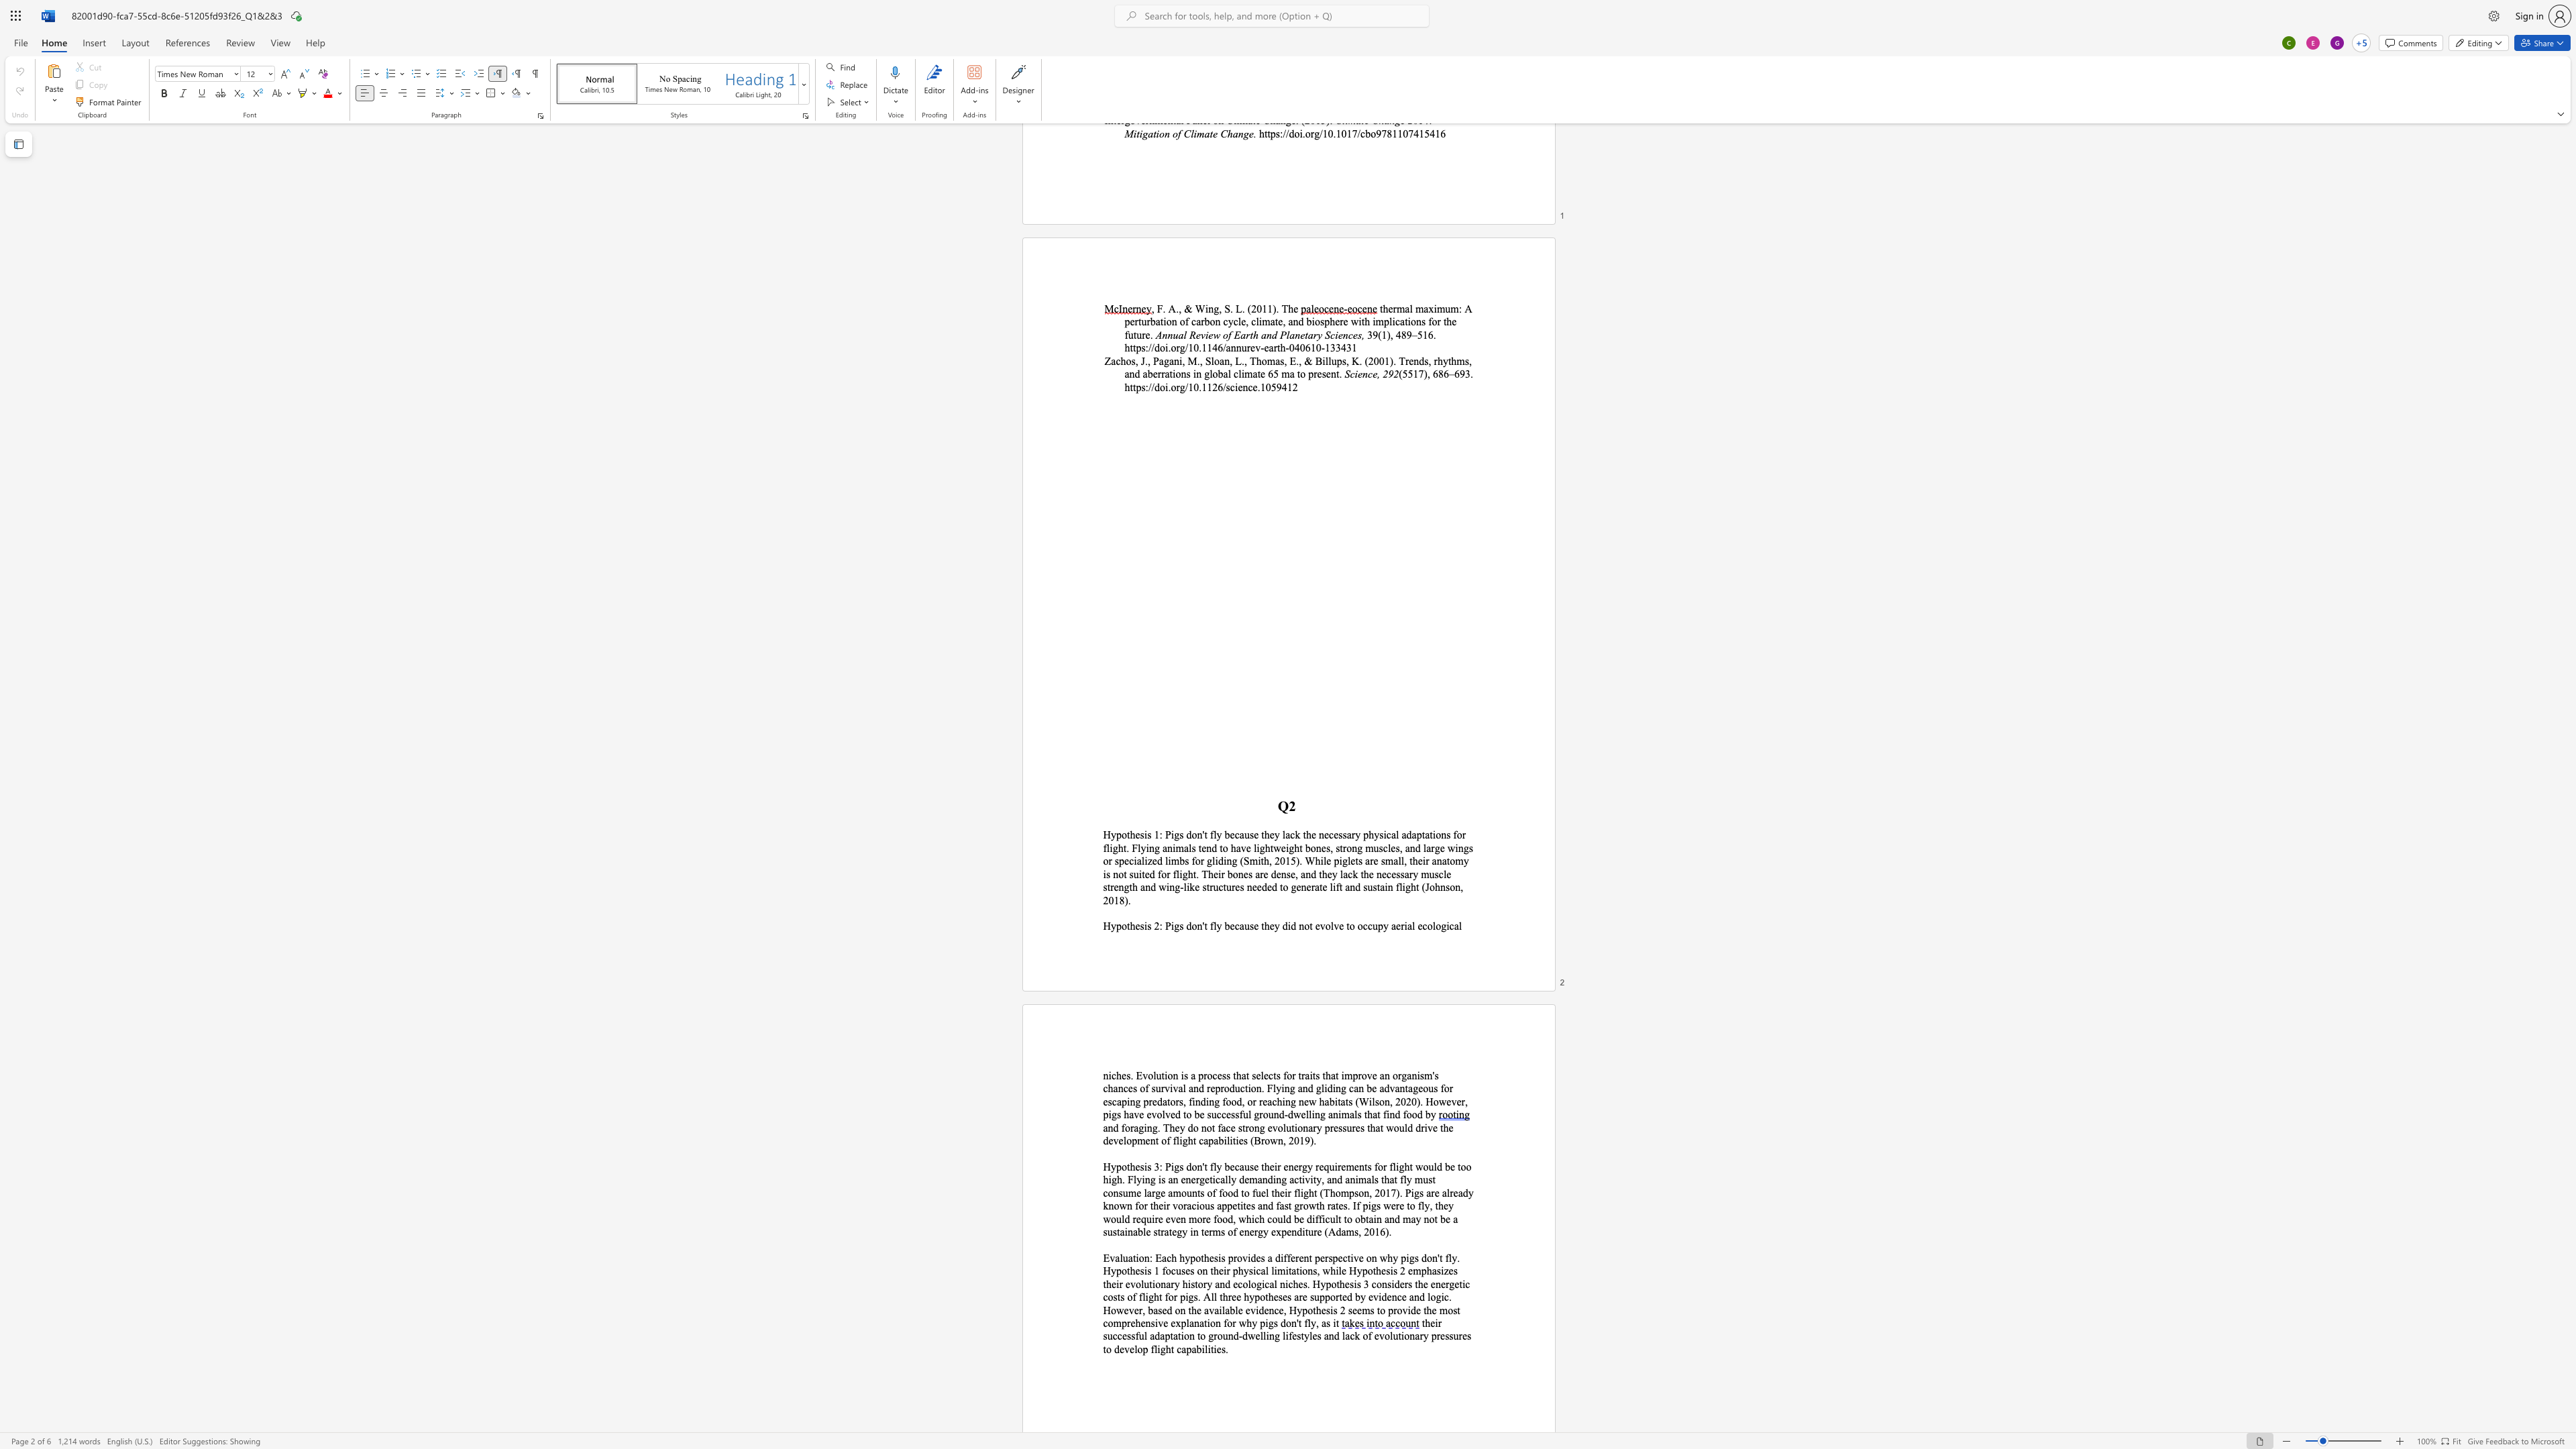  I want to click on the 2th character "i" in the text, so click(1165, 1075).